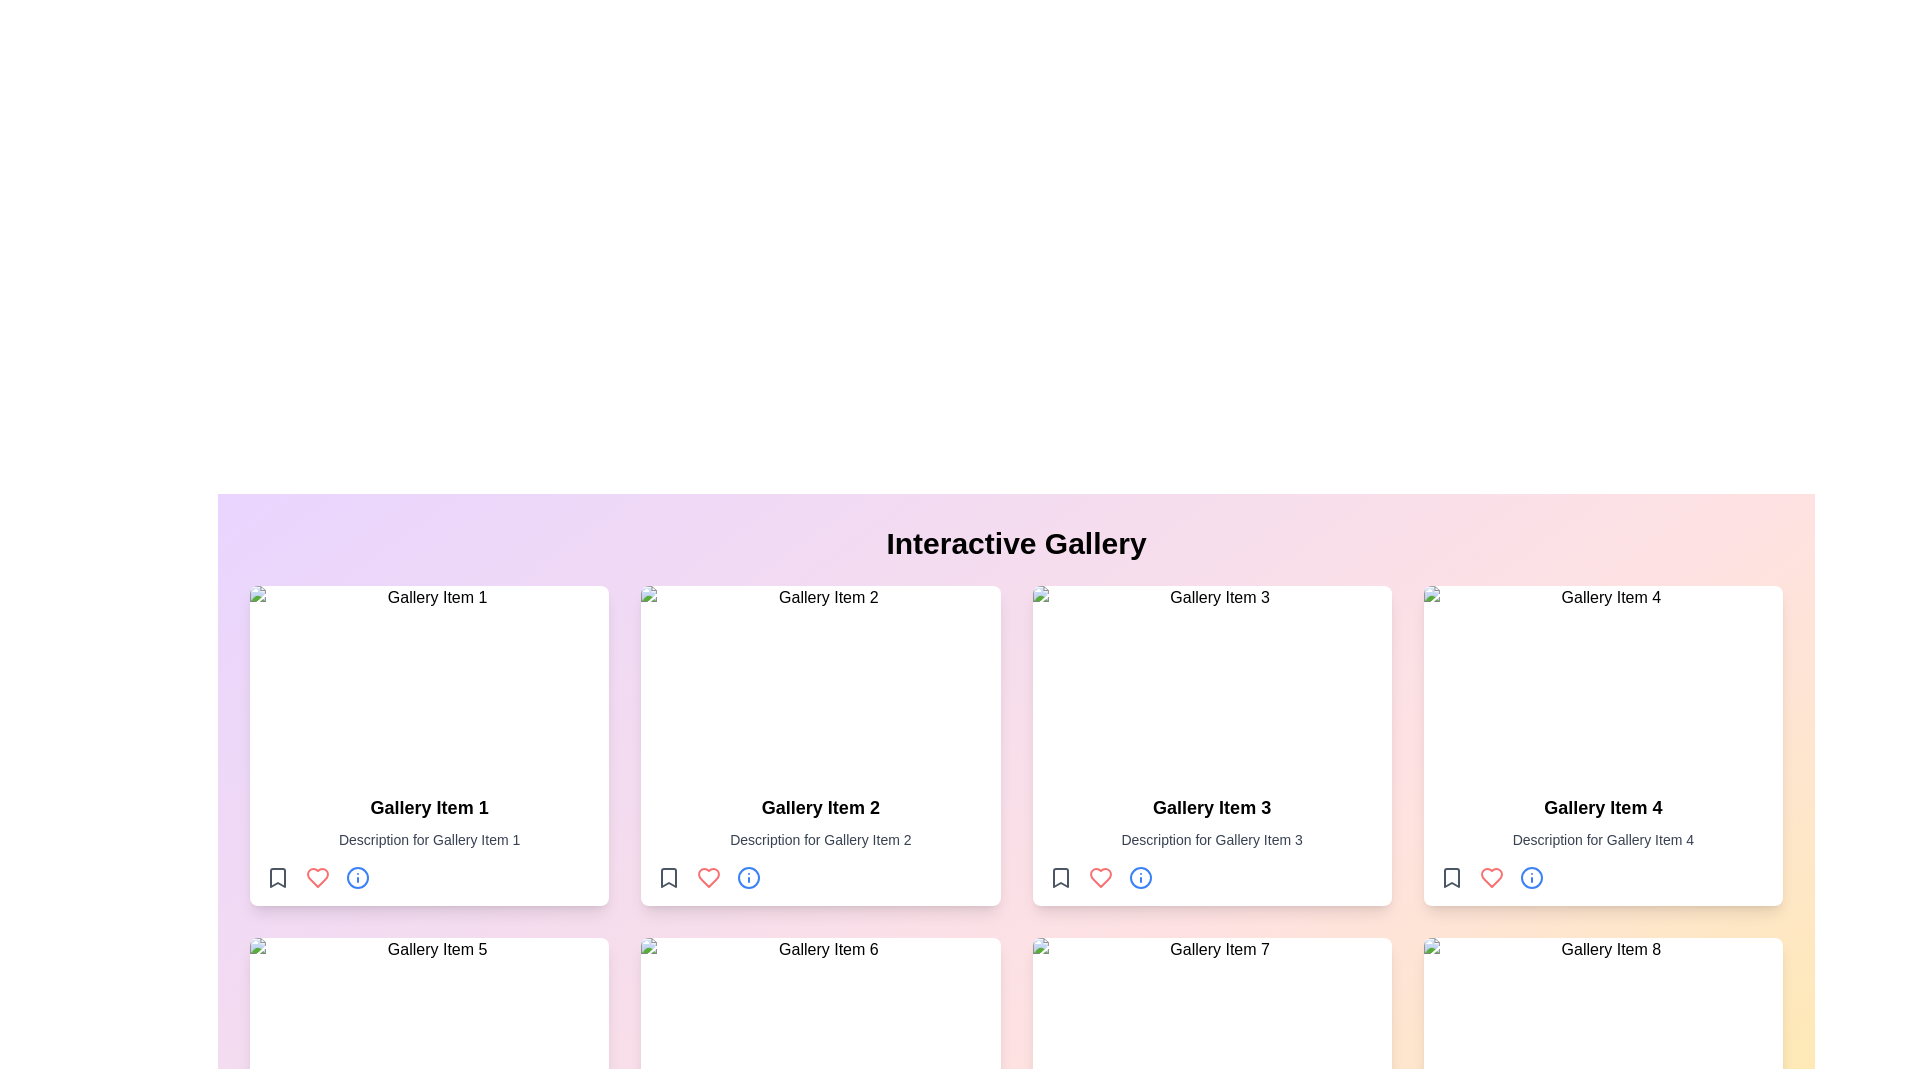 The height and width of the screenshot is (1080, 1920). What do you see at coordinates (1530, 877) in the screenshot?
I see `the information indicator icon located at the bottom of the fourth gallery item card in the top row, which is the third icon in a row of three` at bounding box center [1530, 877].